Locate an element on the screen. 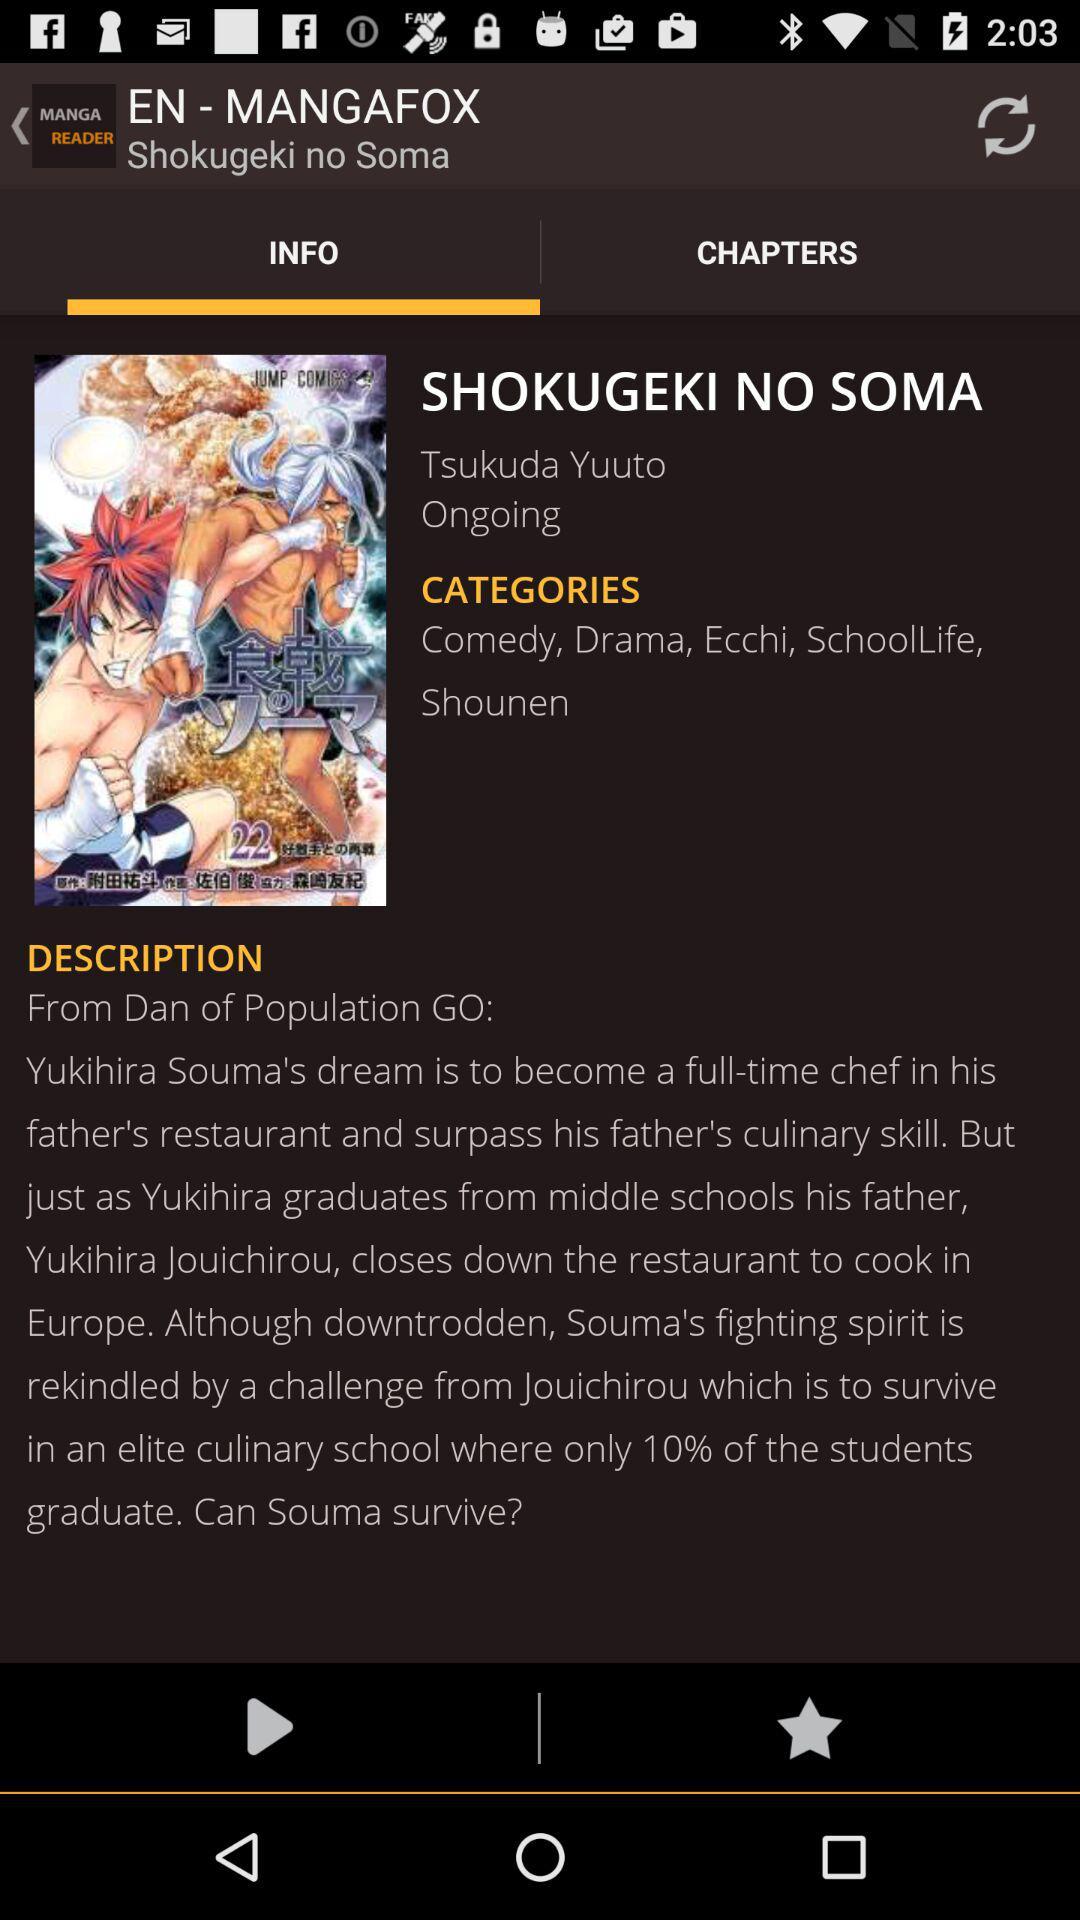 This screenshot has width=1080, height=1920. the play icon is located at coordinates (267, 1848).